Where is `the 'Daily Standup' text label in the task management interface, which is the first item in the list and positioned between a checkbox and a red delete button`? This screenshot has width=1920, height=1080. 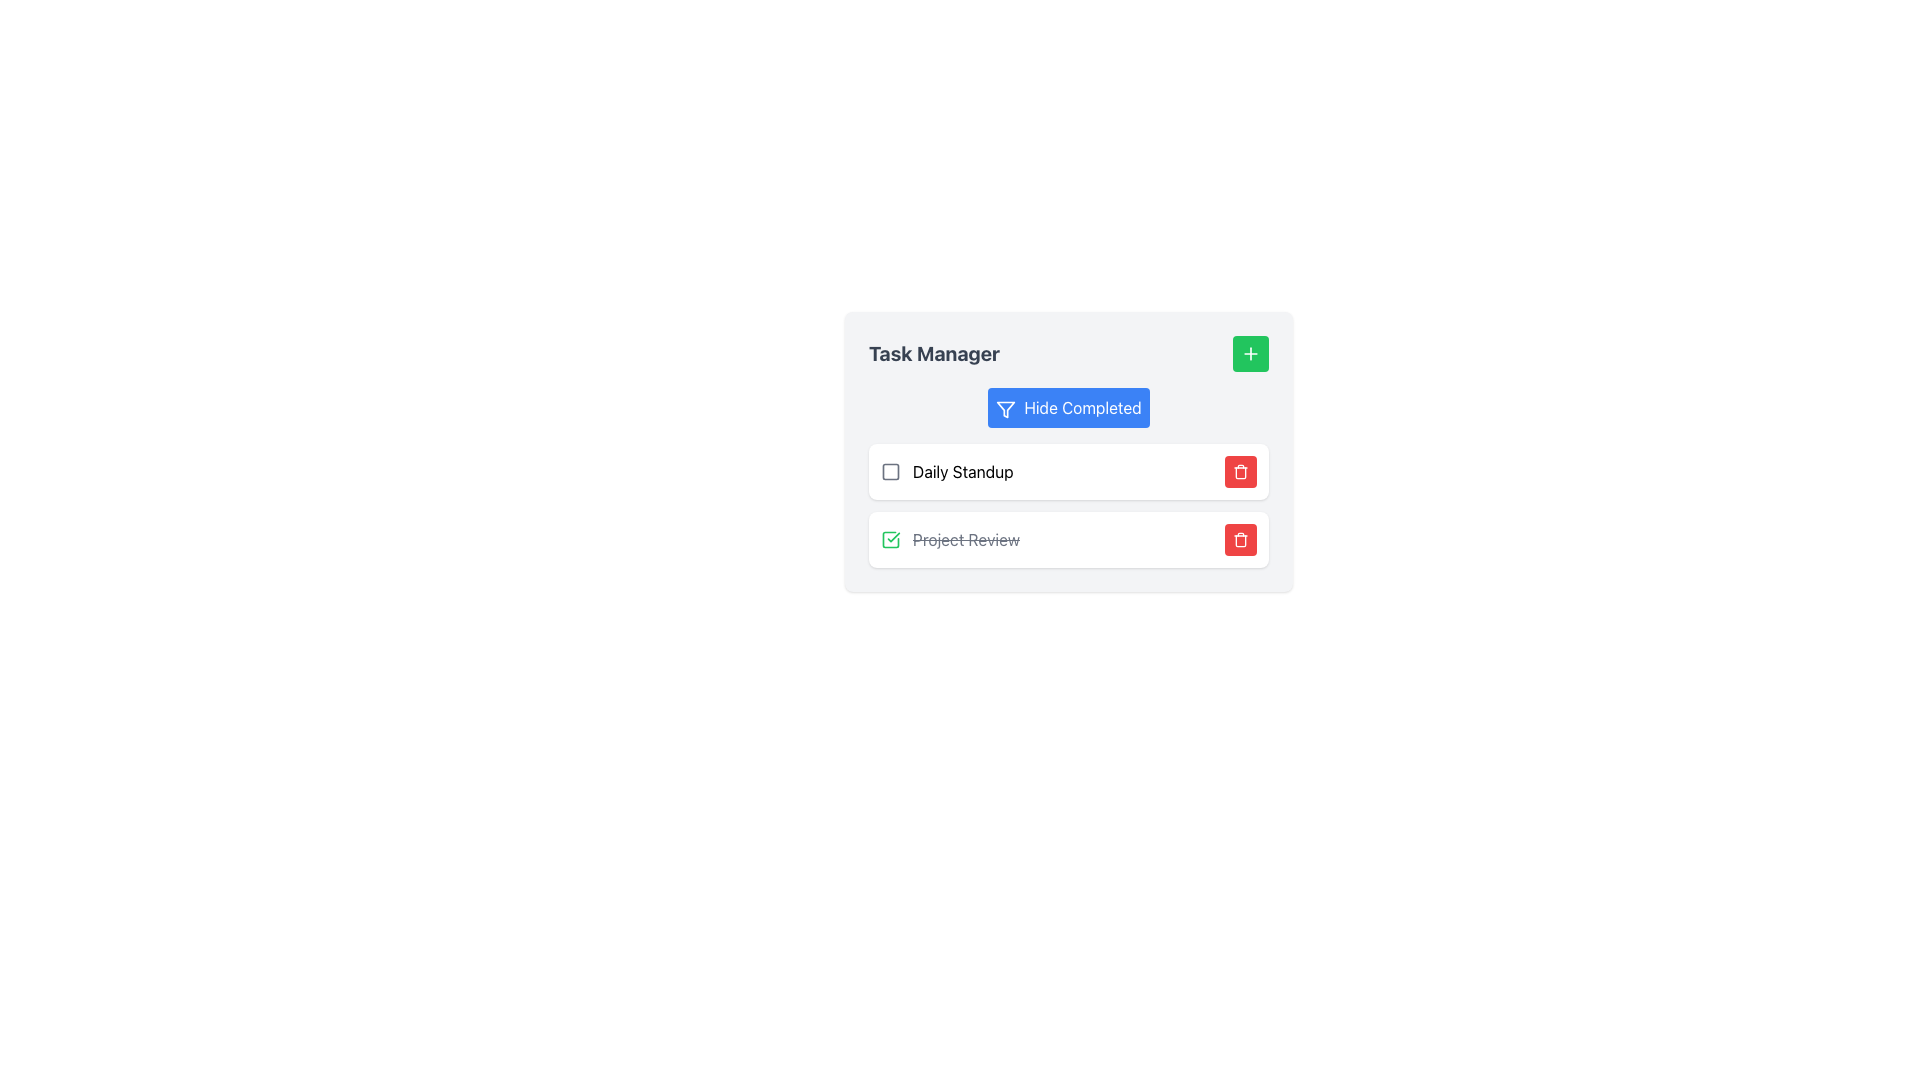
the 'Daily Standup' text label in the task management interface, which is the first item in the list and positioned between a checkbox and a red delete button is located at coordinates (963, 471).